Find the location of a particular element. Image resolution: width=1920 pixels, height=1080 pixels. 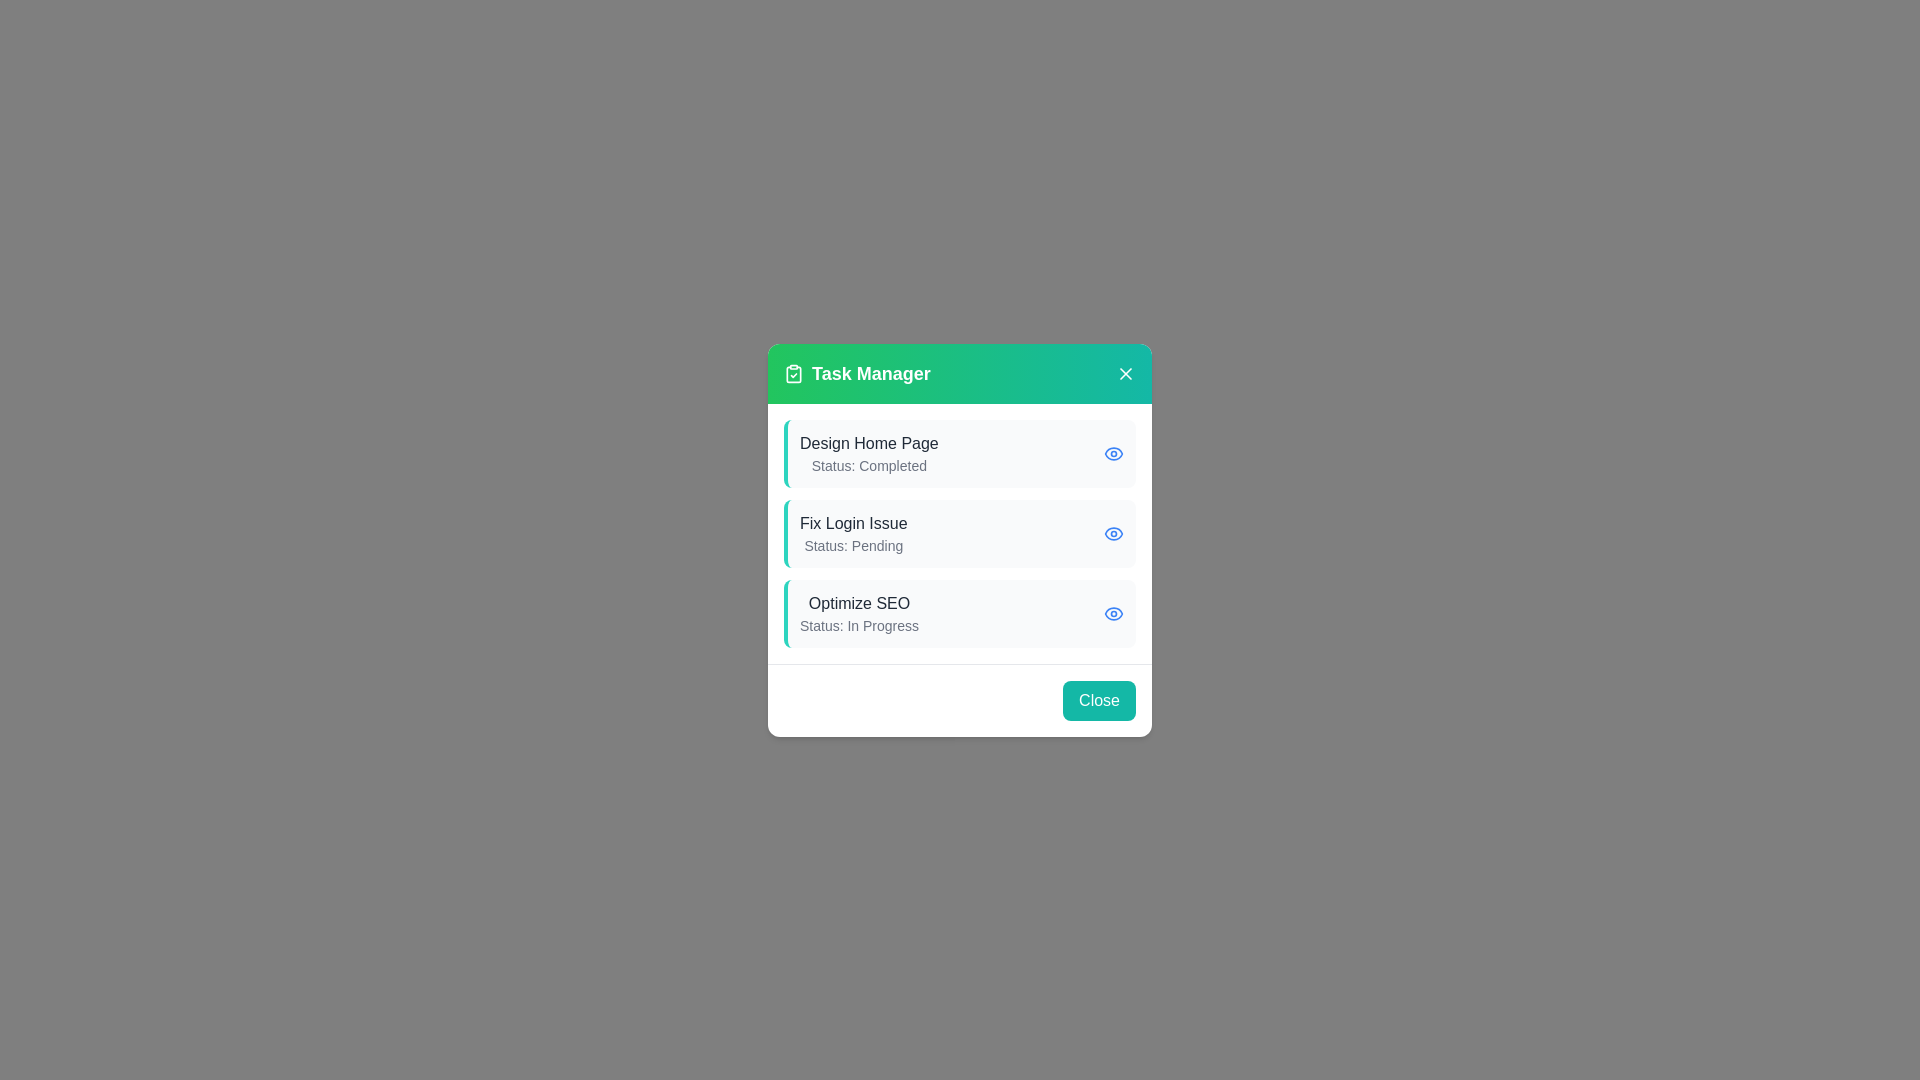

the task management icon located on the left side of the header bar next to the 'Task Manager' text is located at coordinates (792, 373).